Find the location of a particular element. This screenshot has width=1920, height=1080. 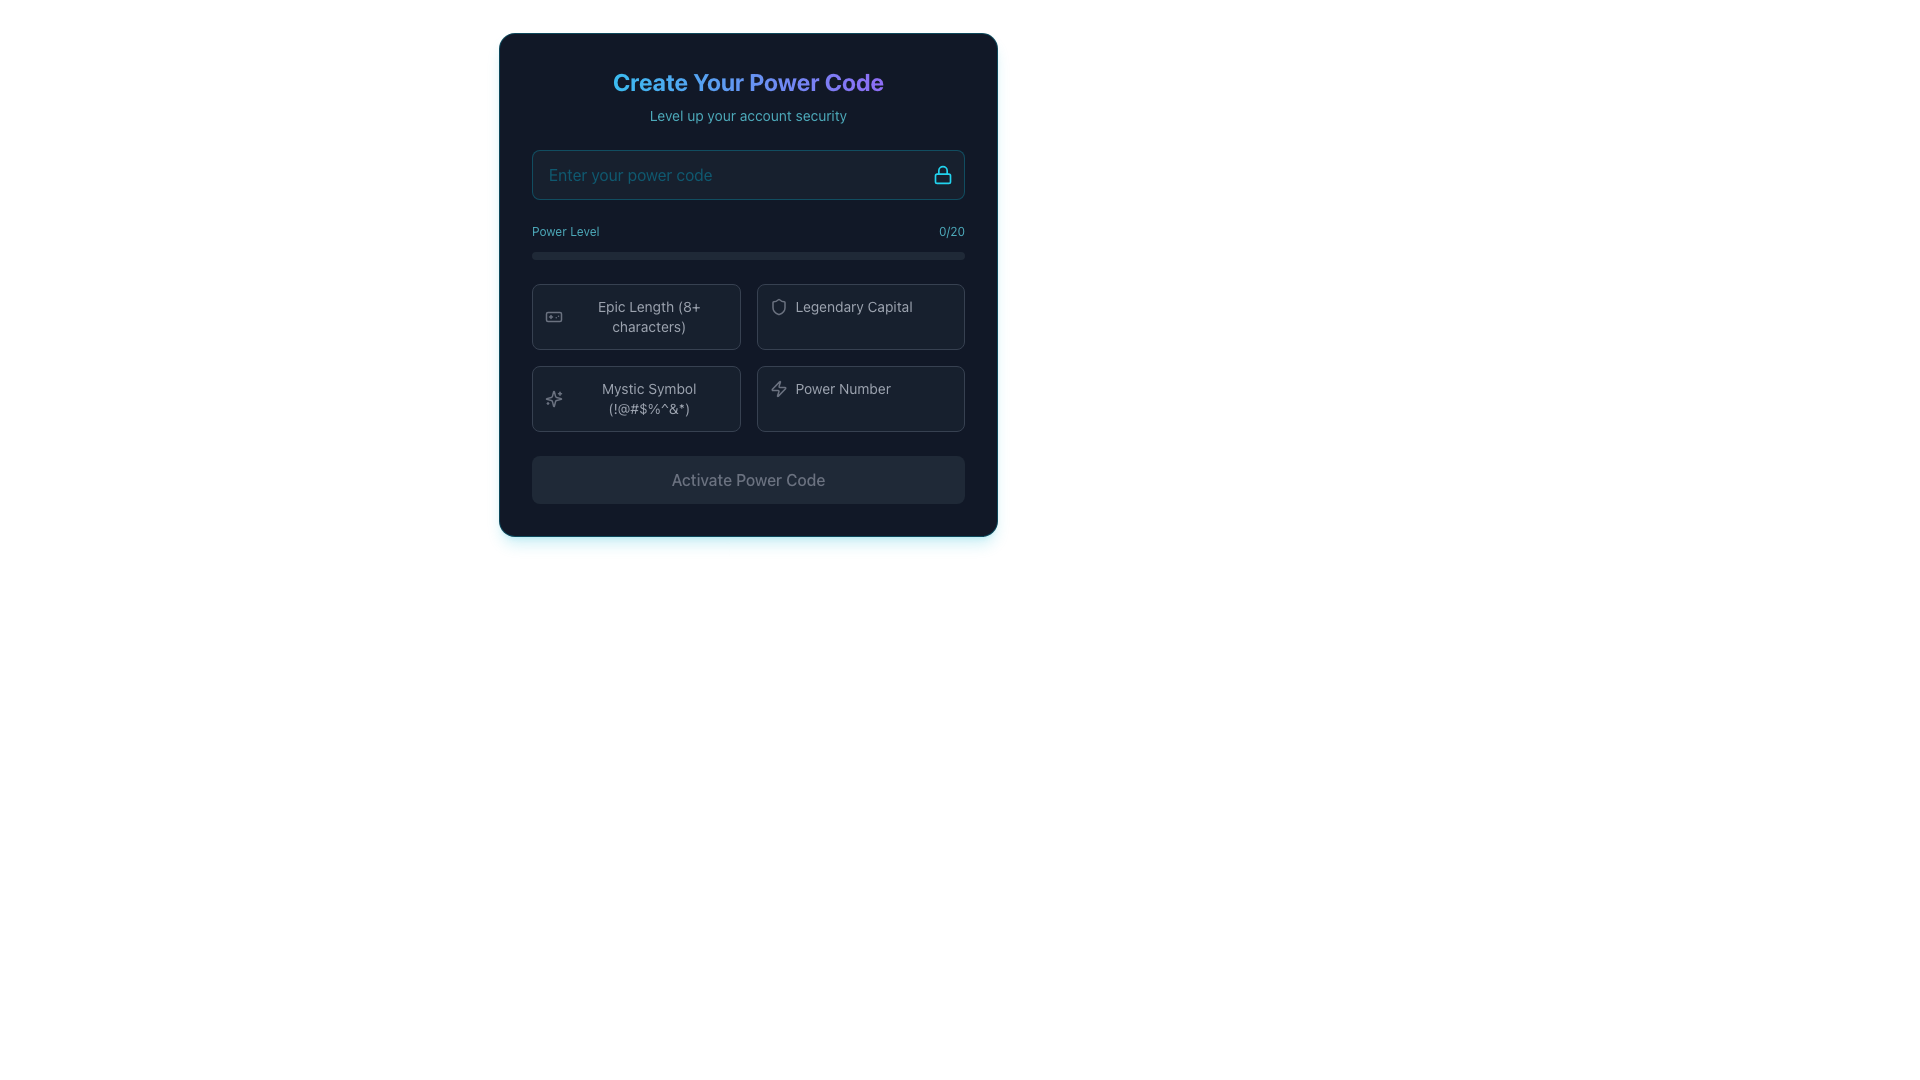

the text displaying '0/20' in light cyan color, positioned to the right of the label 'Power Level' is located at coordinates (950, 230).